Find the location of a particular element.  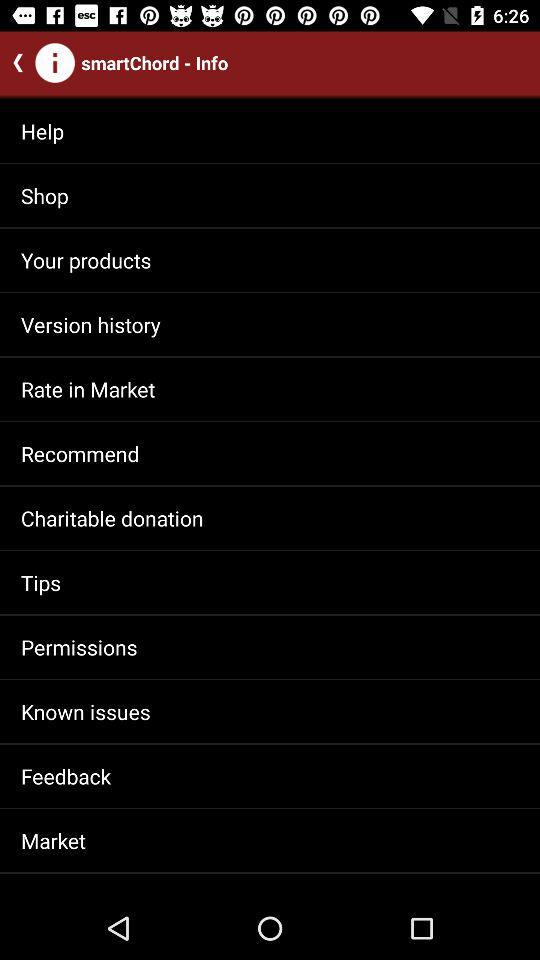

icon with i at top left is located at coordinates (55, 62).